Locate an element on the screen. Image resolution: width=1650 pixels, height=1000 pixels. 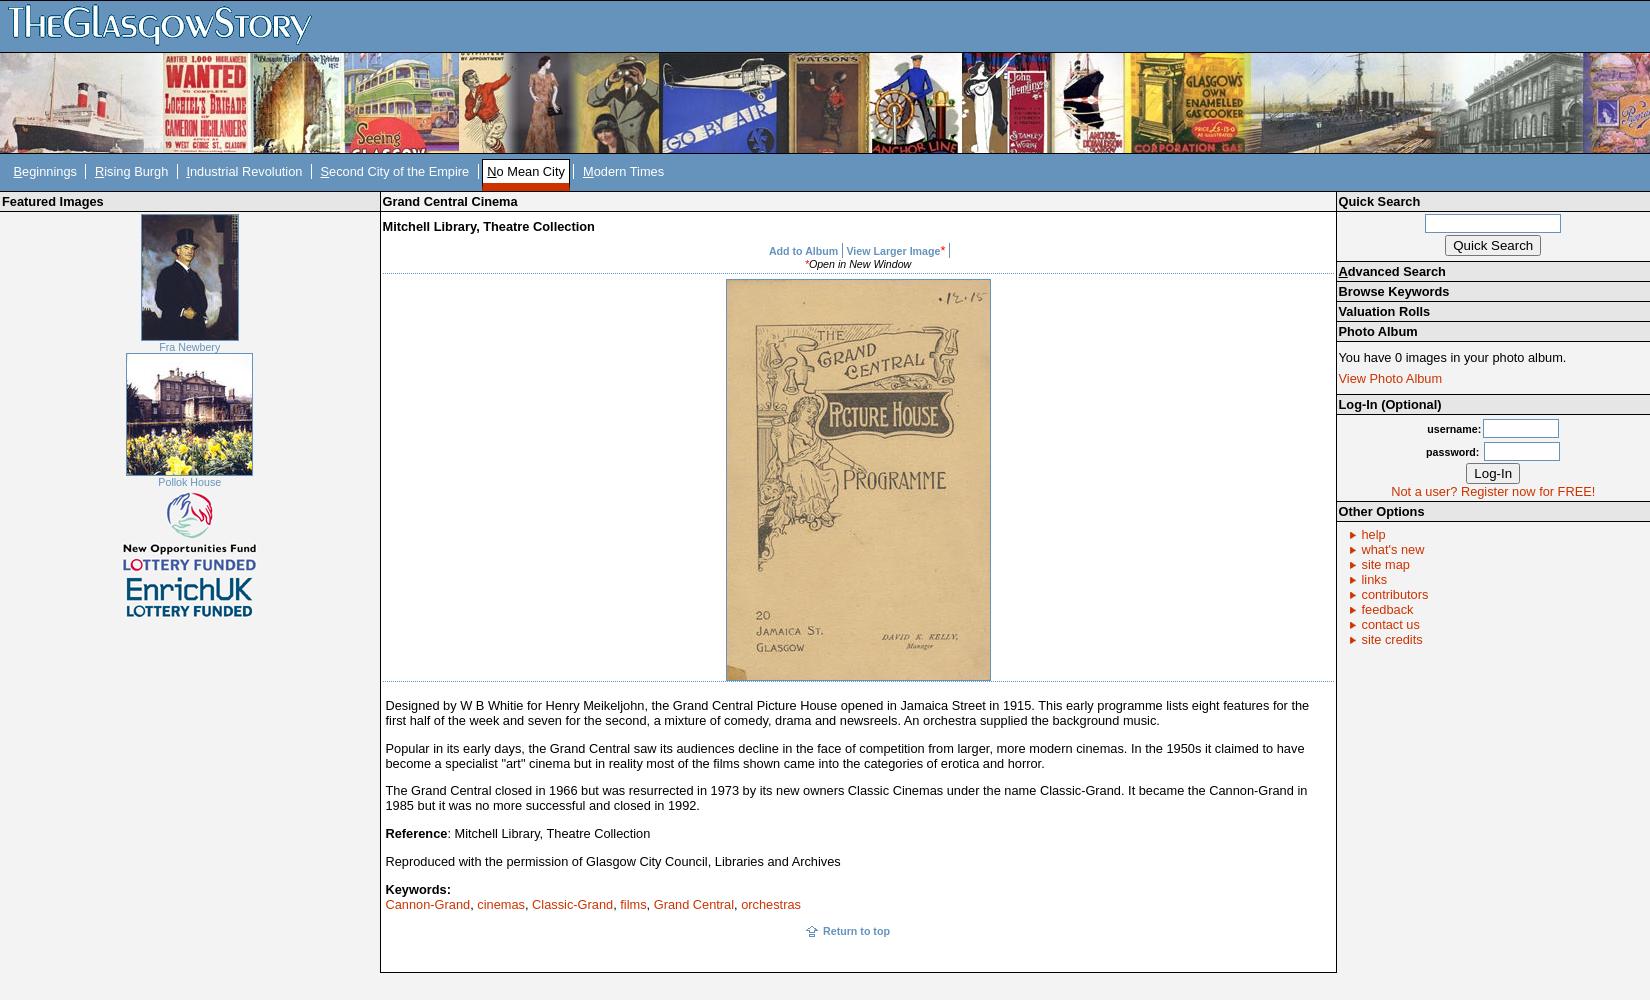
'Add to Album' is located at coordinates (767, 251).